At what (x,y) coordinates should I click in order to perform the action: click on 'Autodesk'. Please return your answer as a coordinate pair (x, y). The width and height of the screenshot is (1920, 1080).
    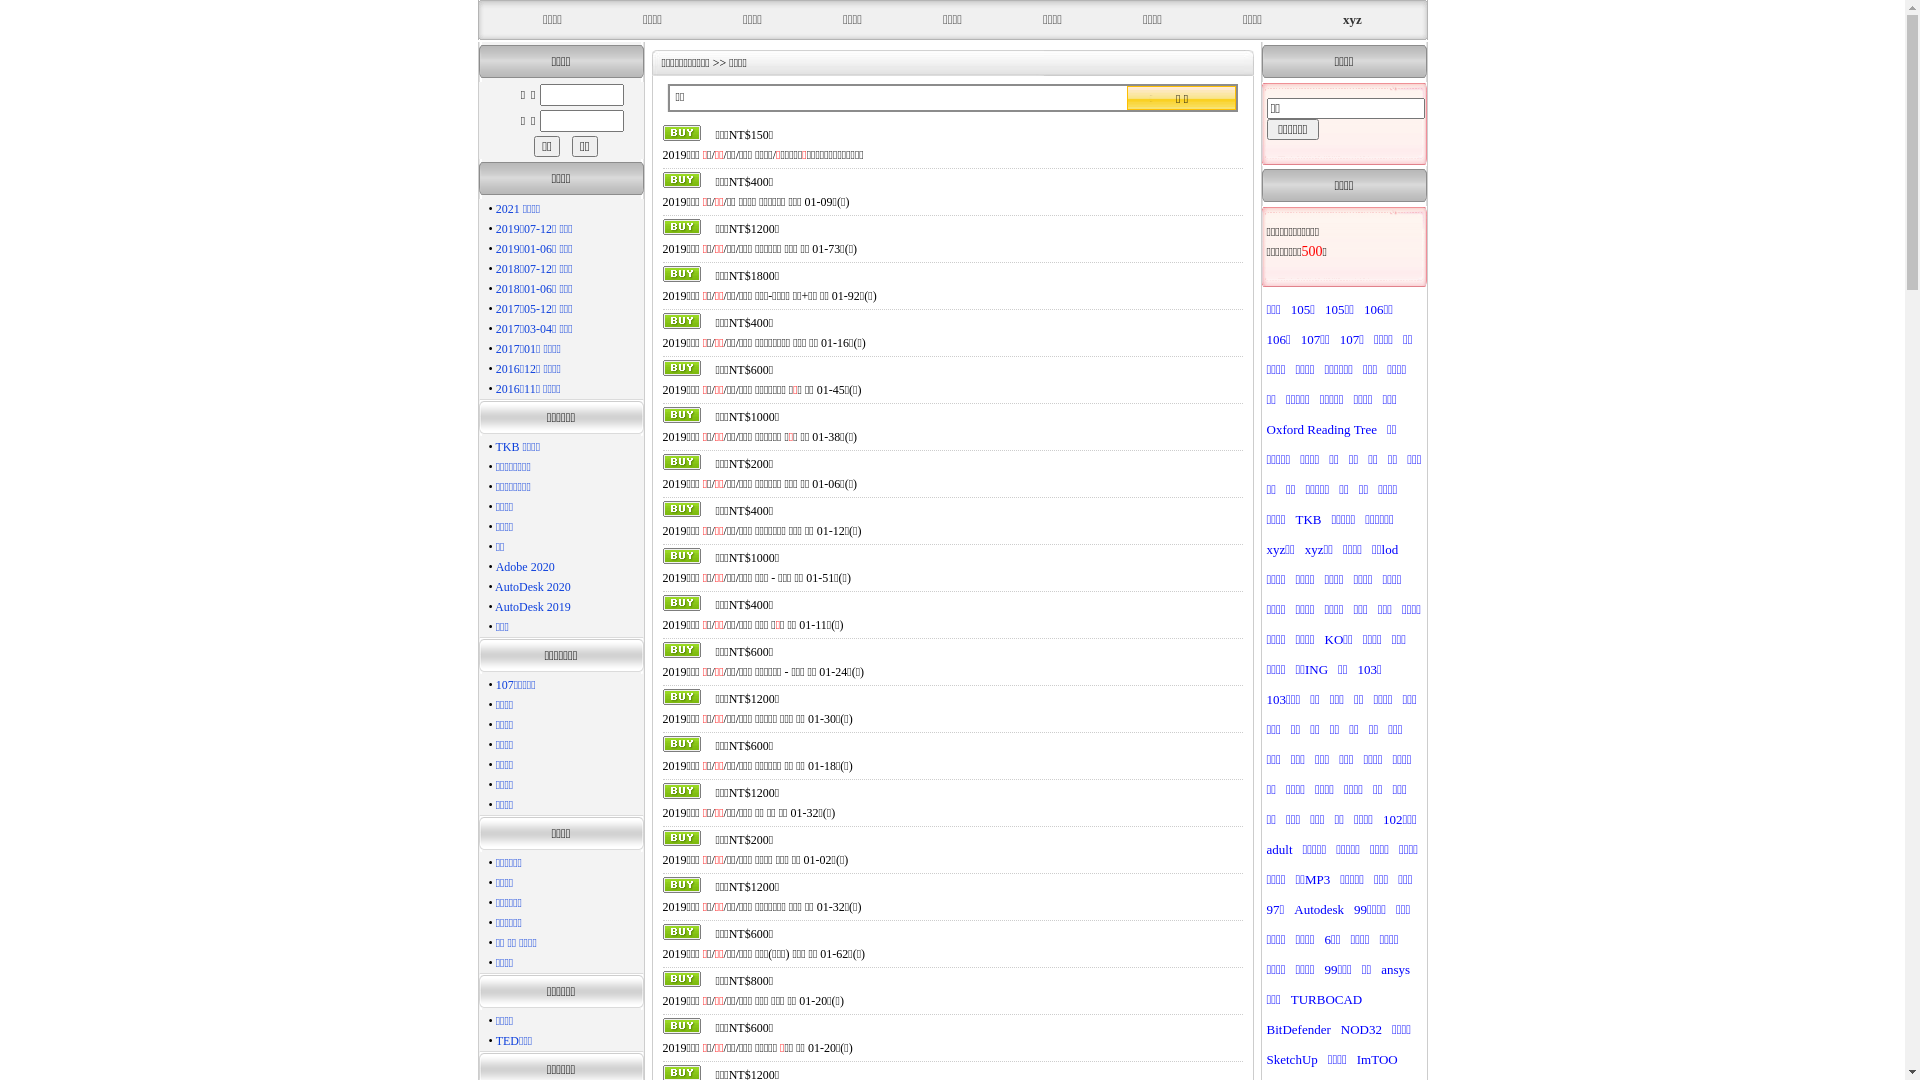
    Looking at the image, I should click on (1319, 909).